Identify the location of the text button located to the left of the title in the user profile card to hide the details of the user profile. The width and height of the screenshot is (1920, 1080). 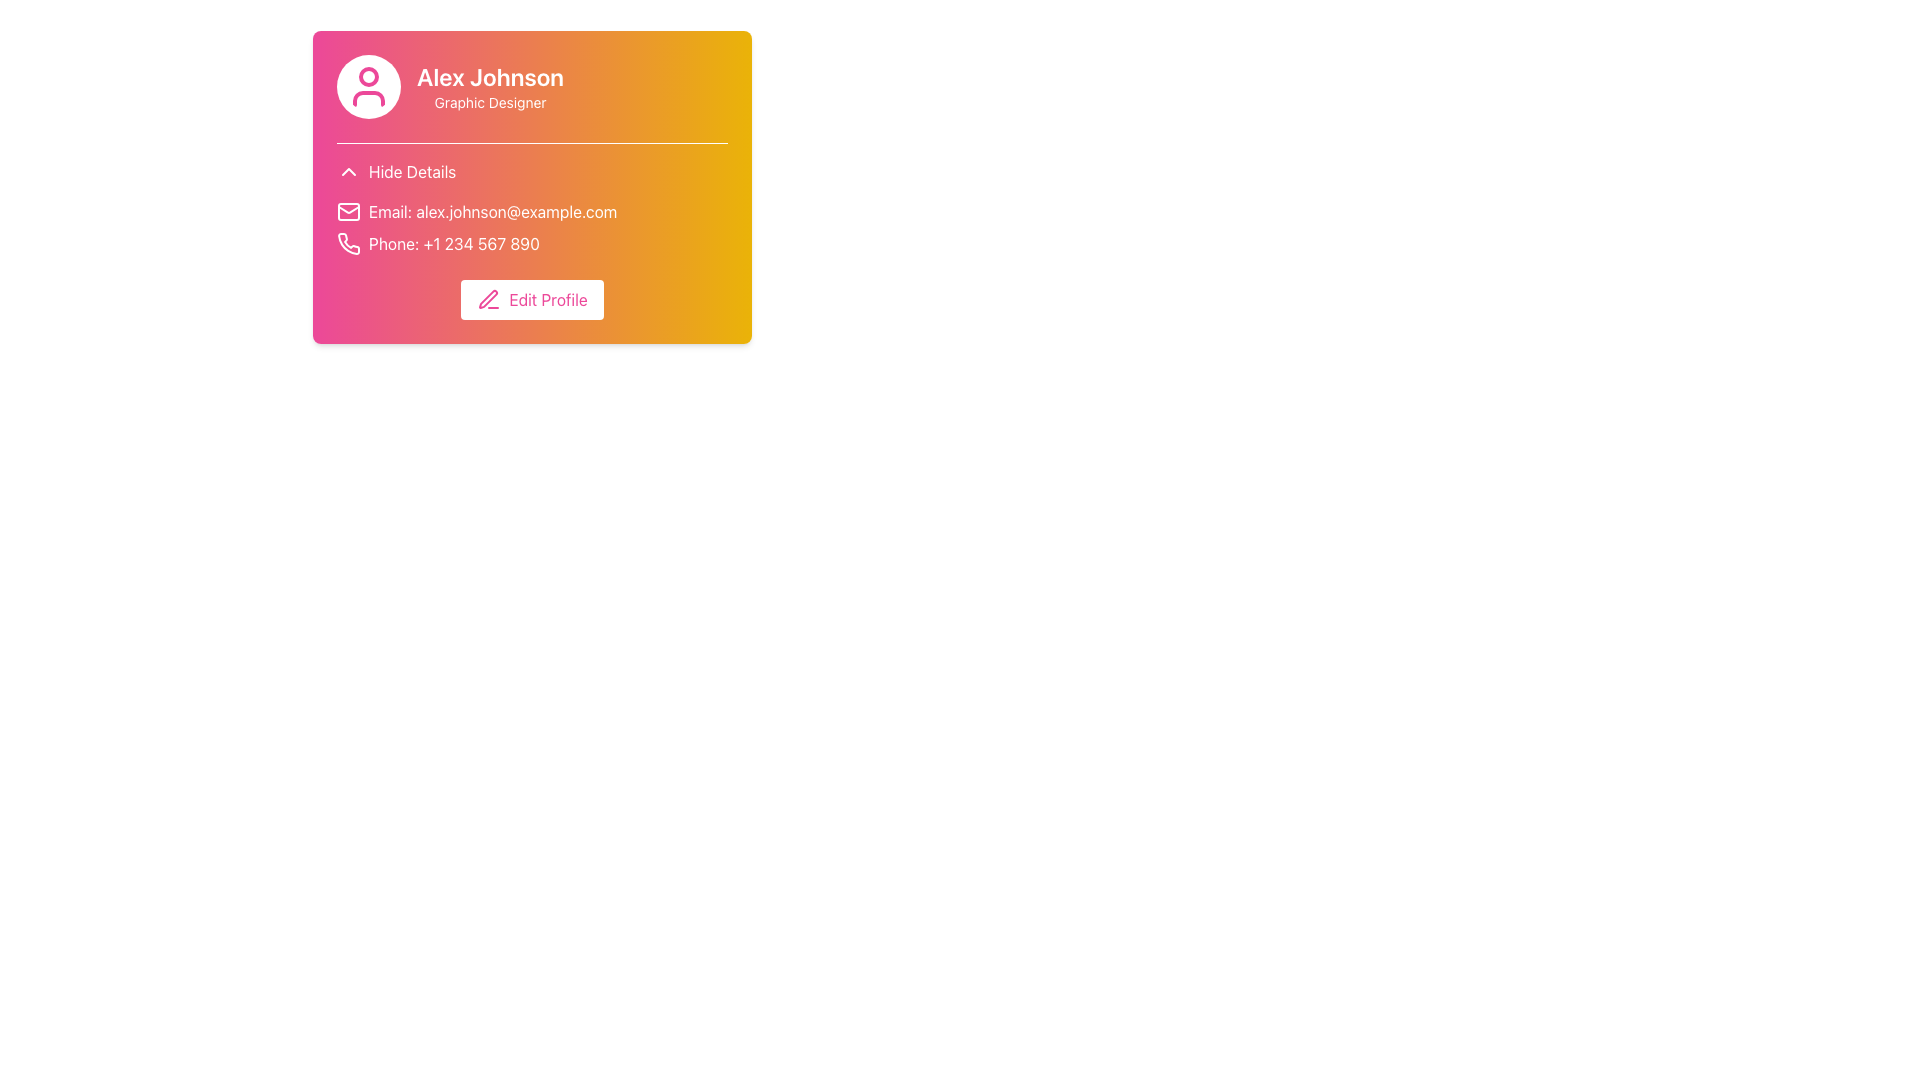
(411, 171).